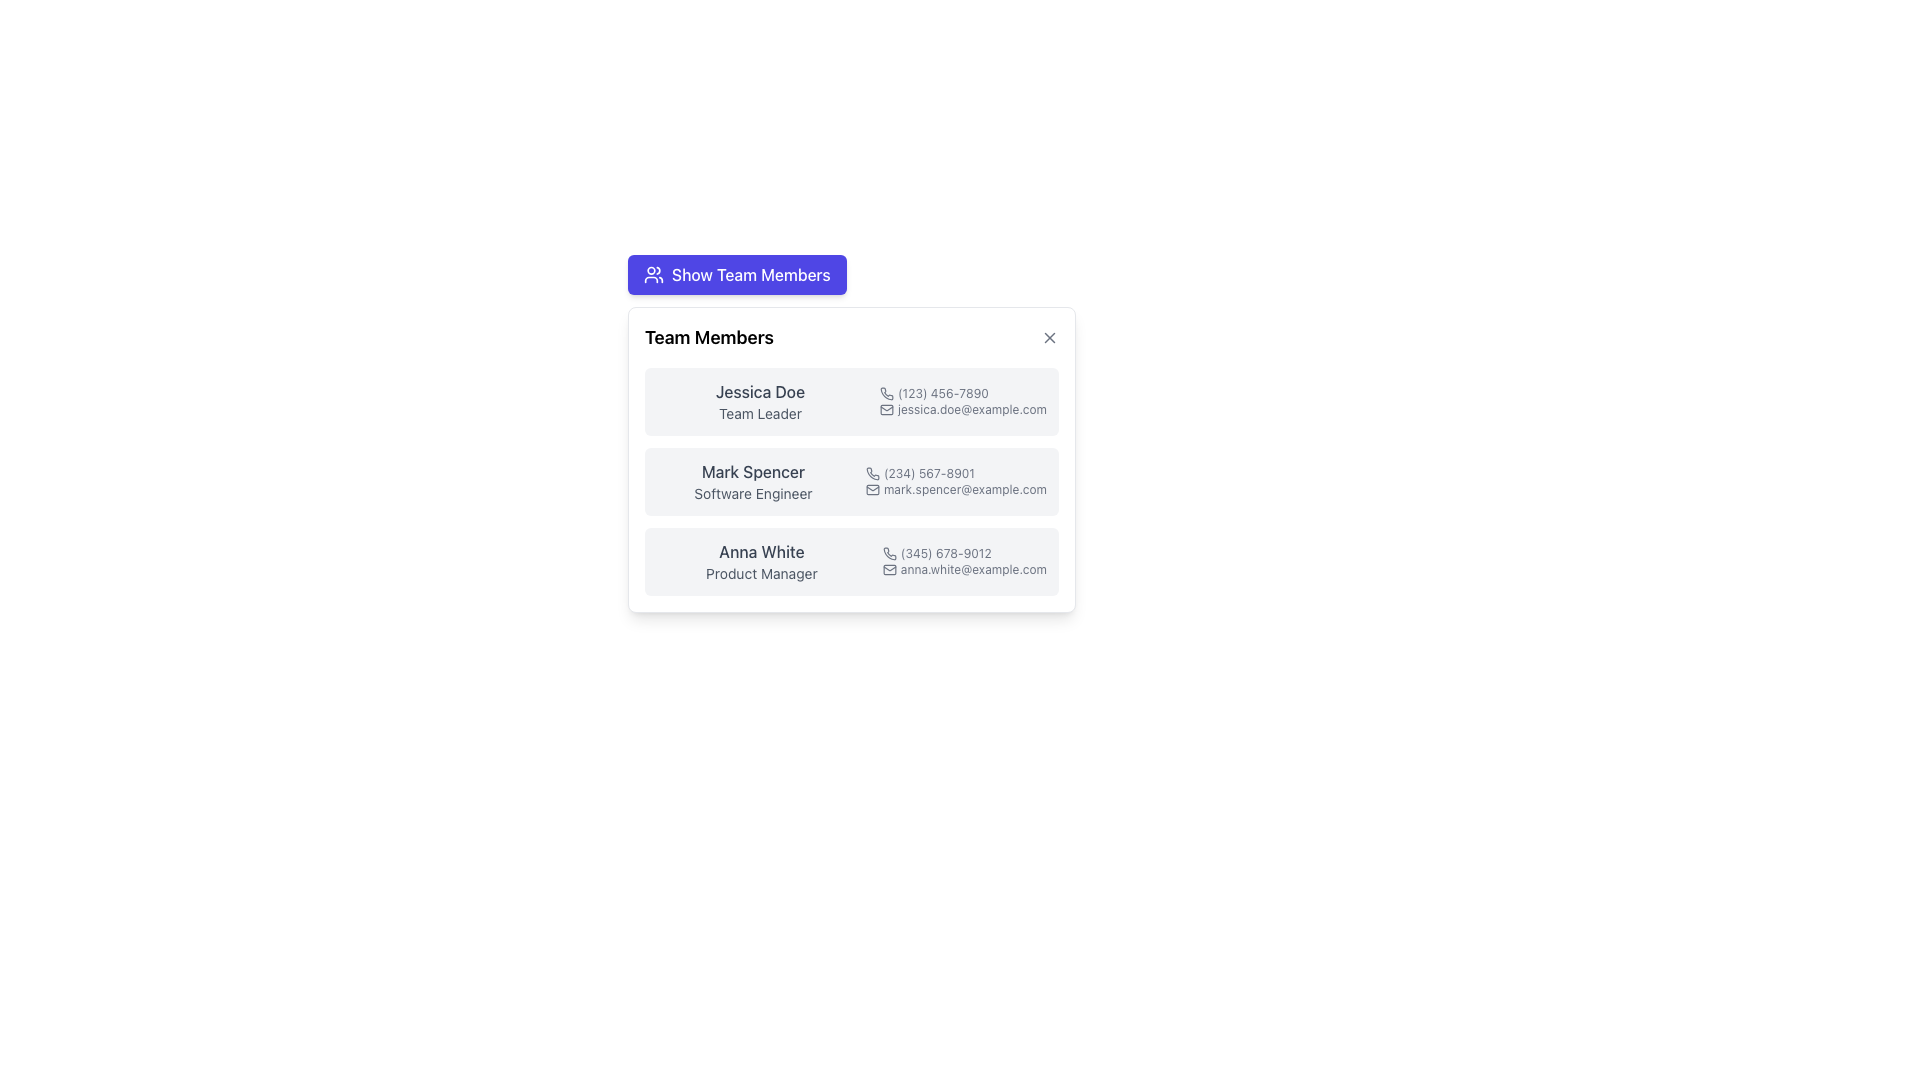  I want to click on the Contact Card for Mark Spencer, located in the Team Members modal, so click(851, 459).